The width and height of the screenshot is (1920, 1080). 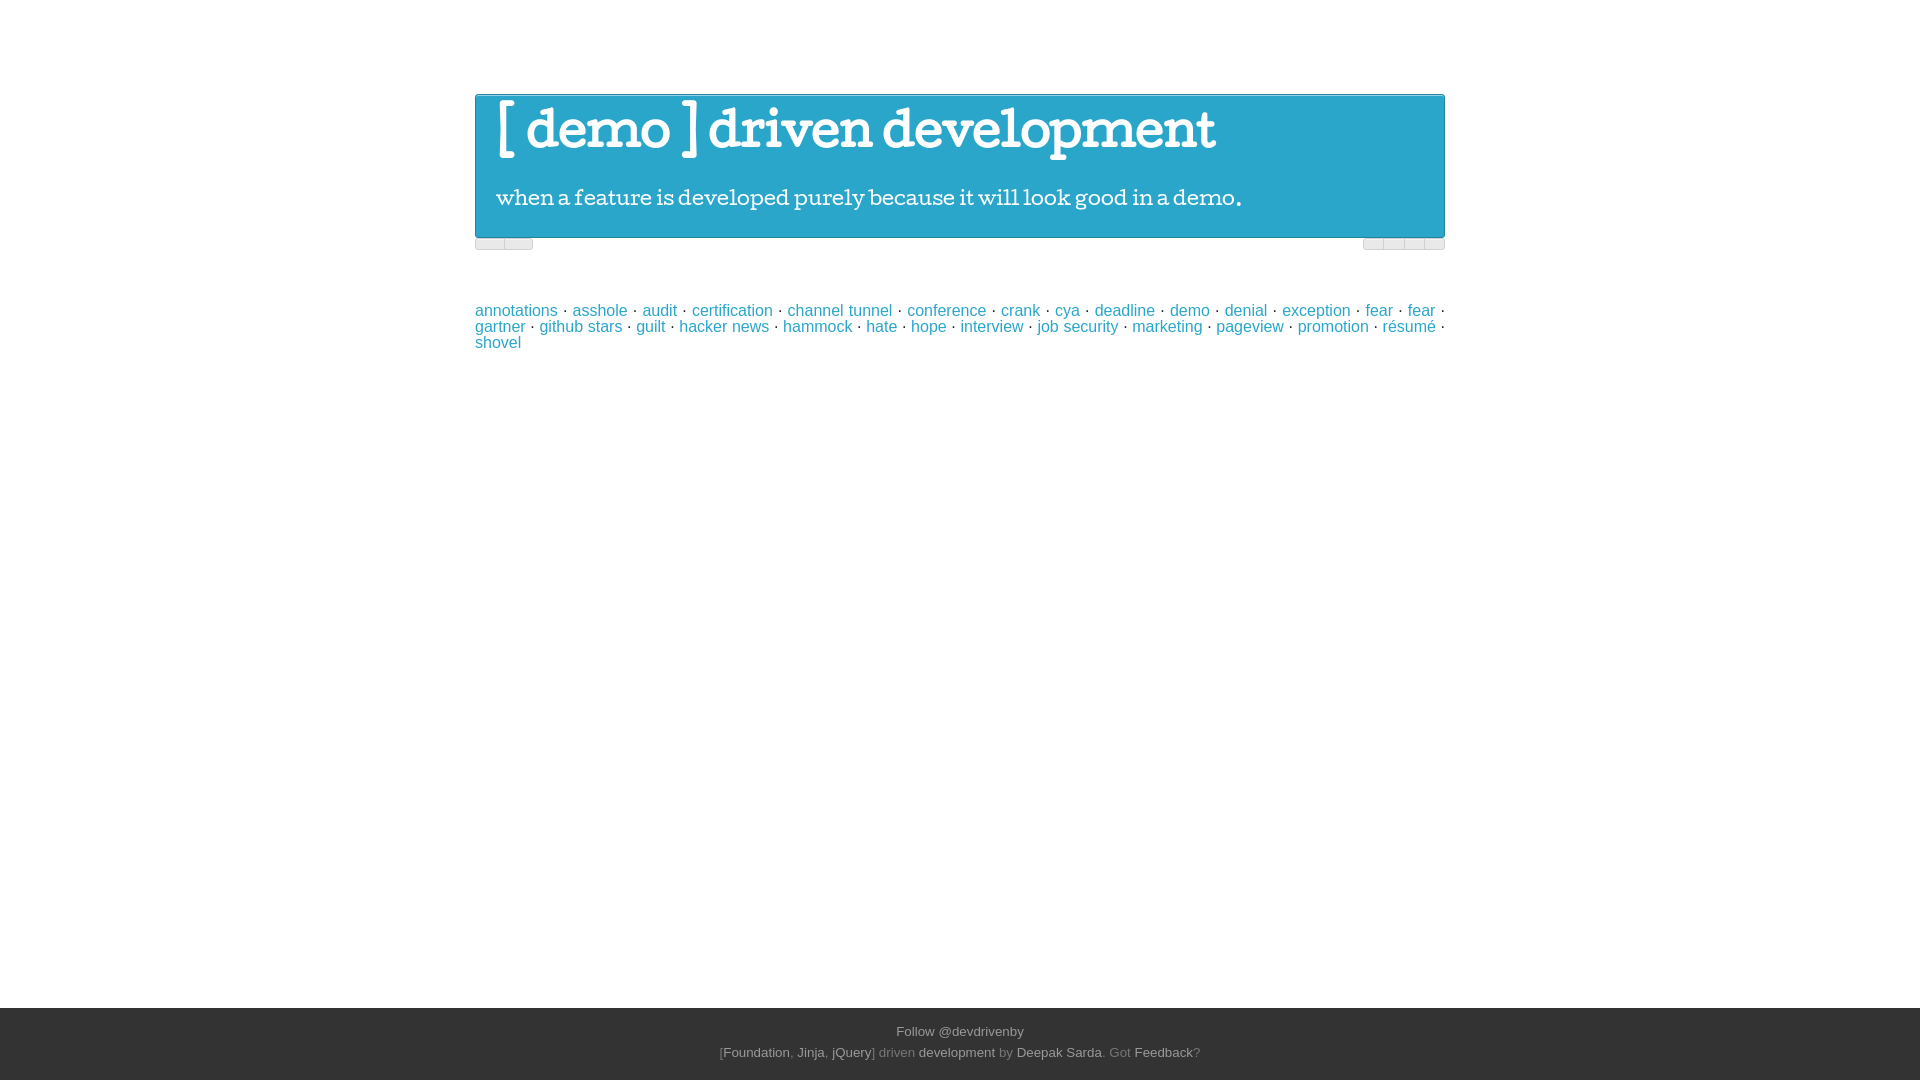 I want to click on 'asshole', so click(x=570, y=310).